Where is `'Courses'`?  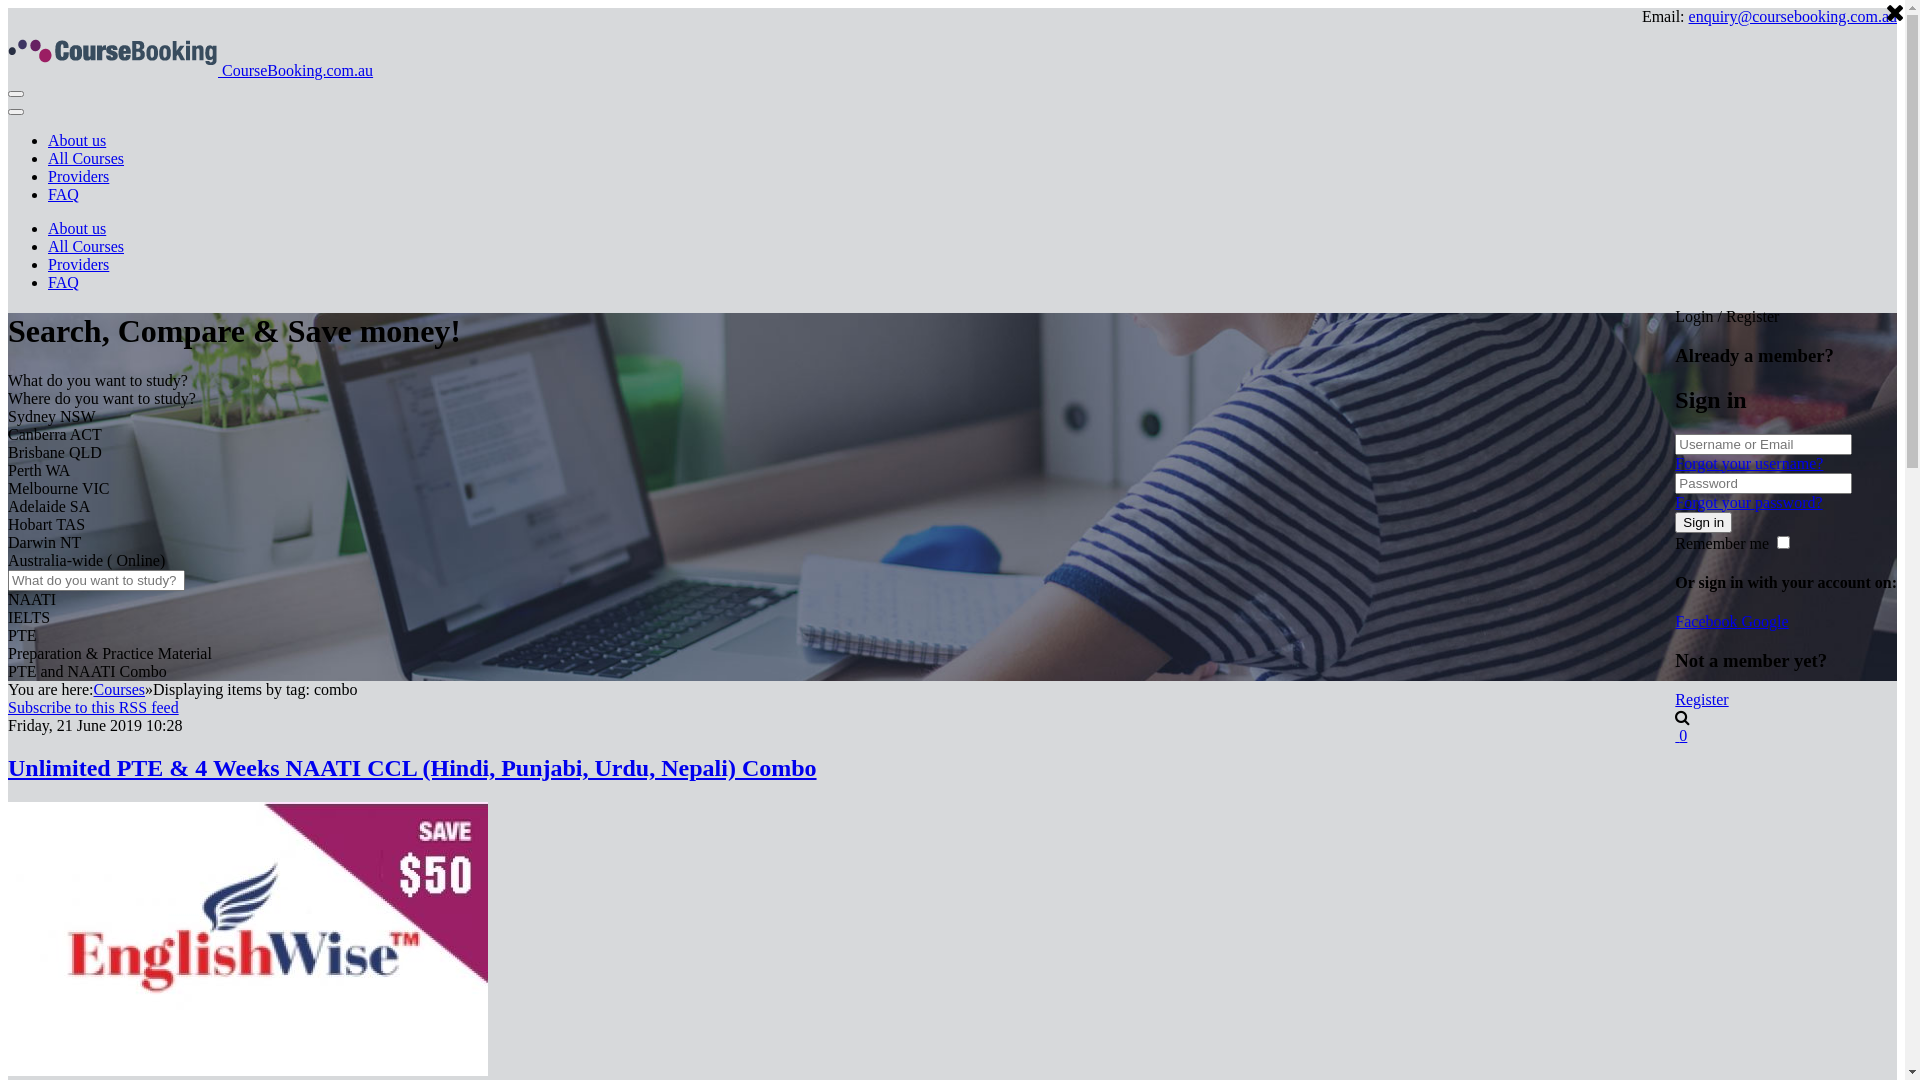
'Courses' is located at coordinates (118, 688).